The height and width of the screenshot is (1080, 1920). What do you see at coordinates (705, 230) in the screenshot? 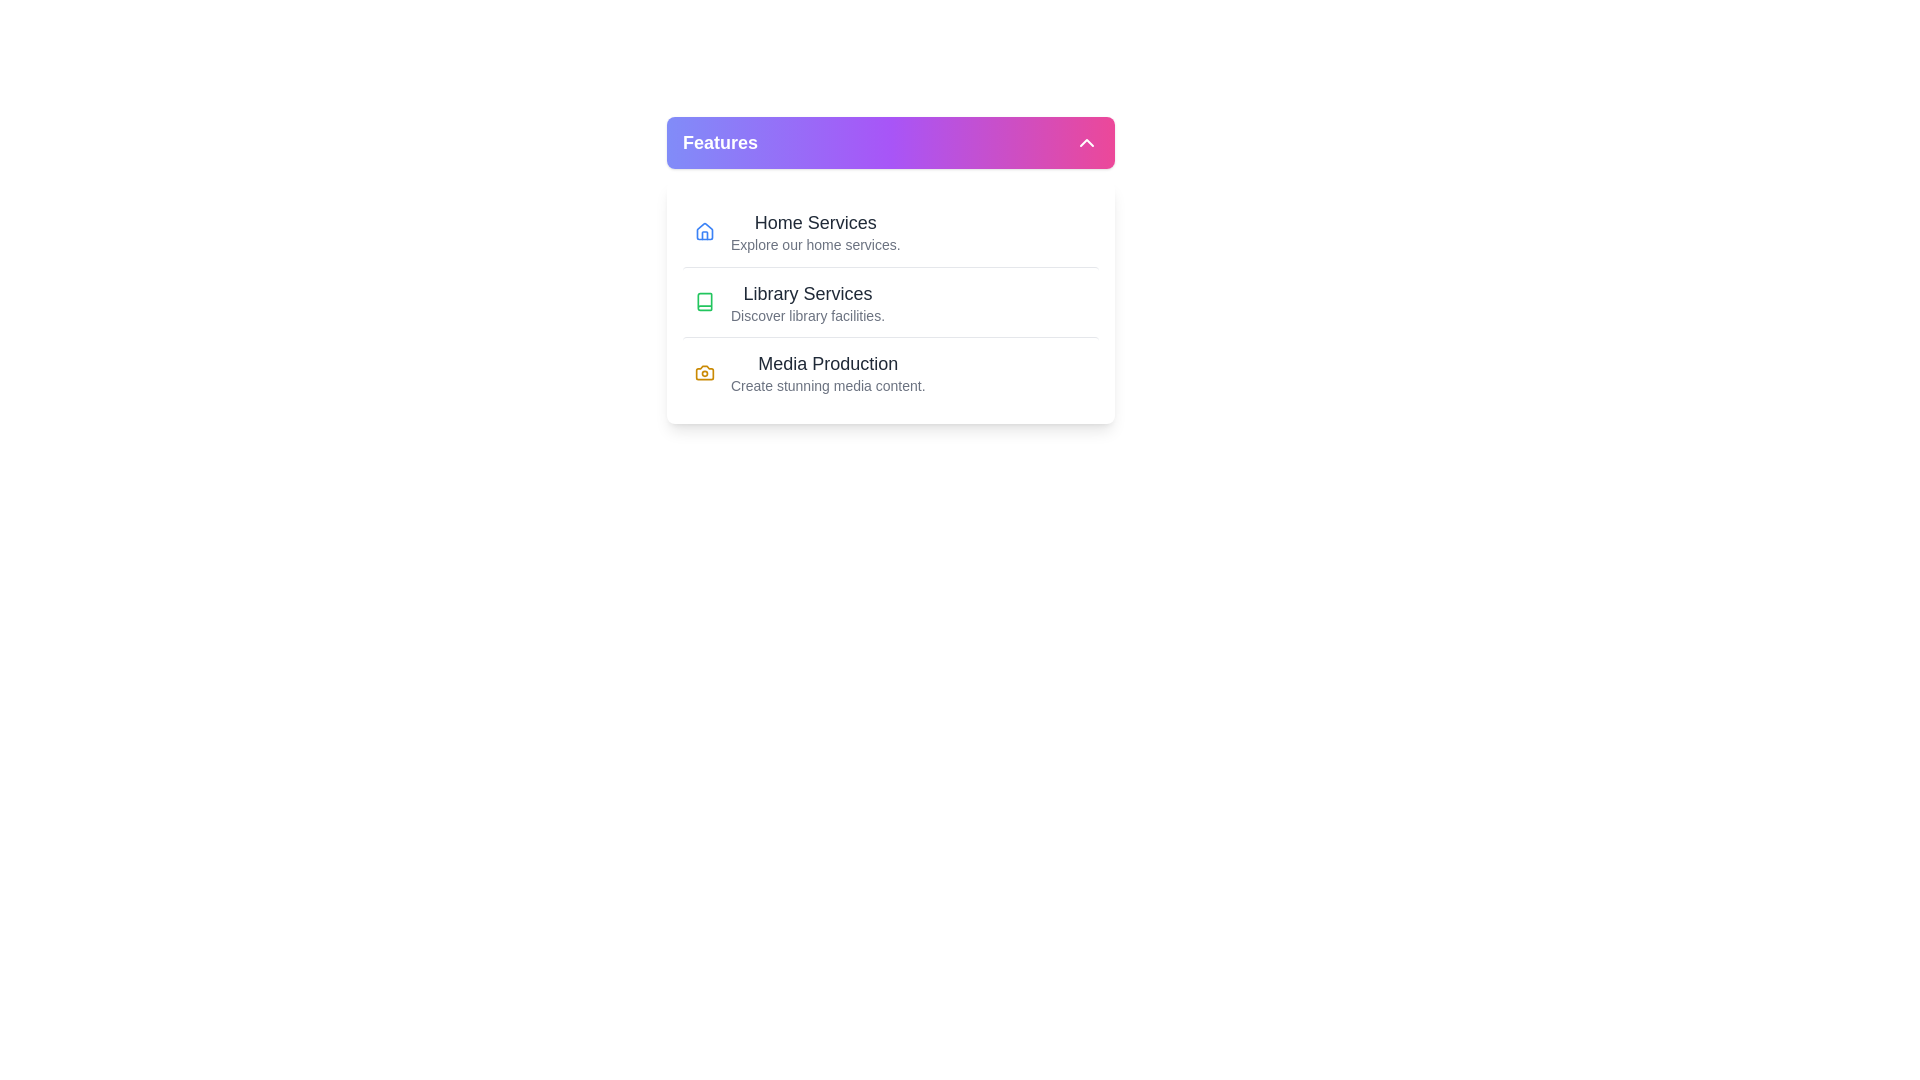
I see `the blue house icon in the 'Home Services' menu item, which is the first visual element to the left of the text label` at bounding box center [705, 230].